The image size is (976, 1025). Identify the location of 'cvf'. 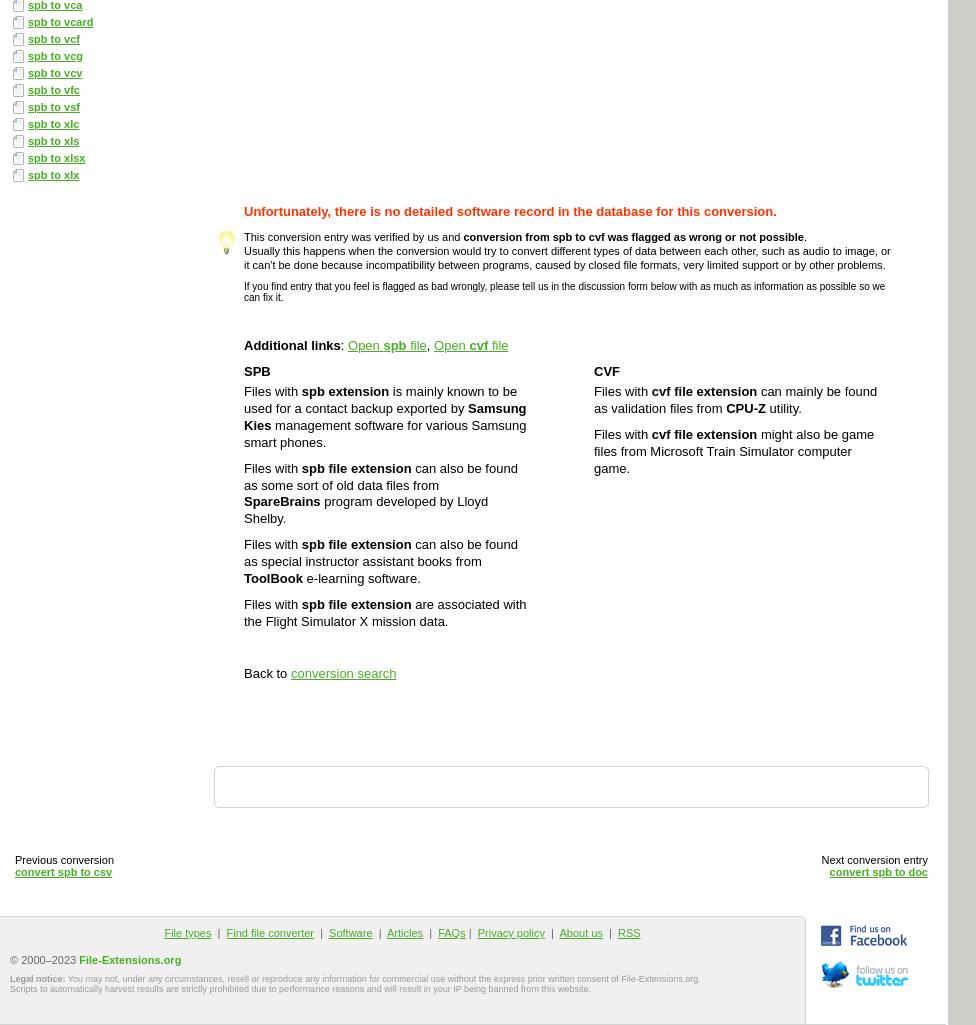
(477, 344).